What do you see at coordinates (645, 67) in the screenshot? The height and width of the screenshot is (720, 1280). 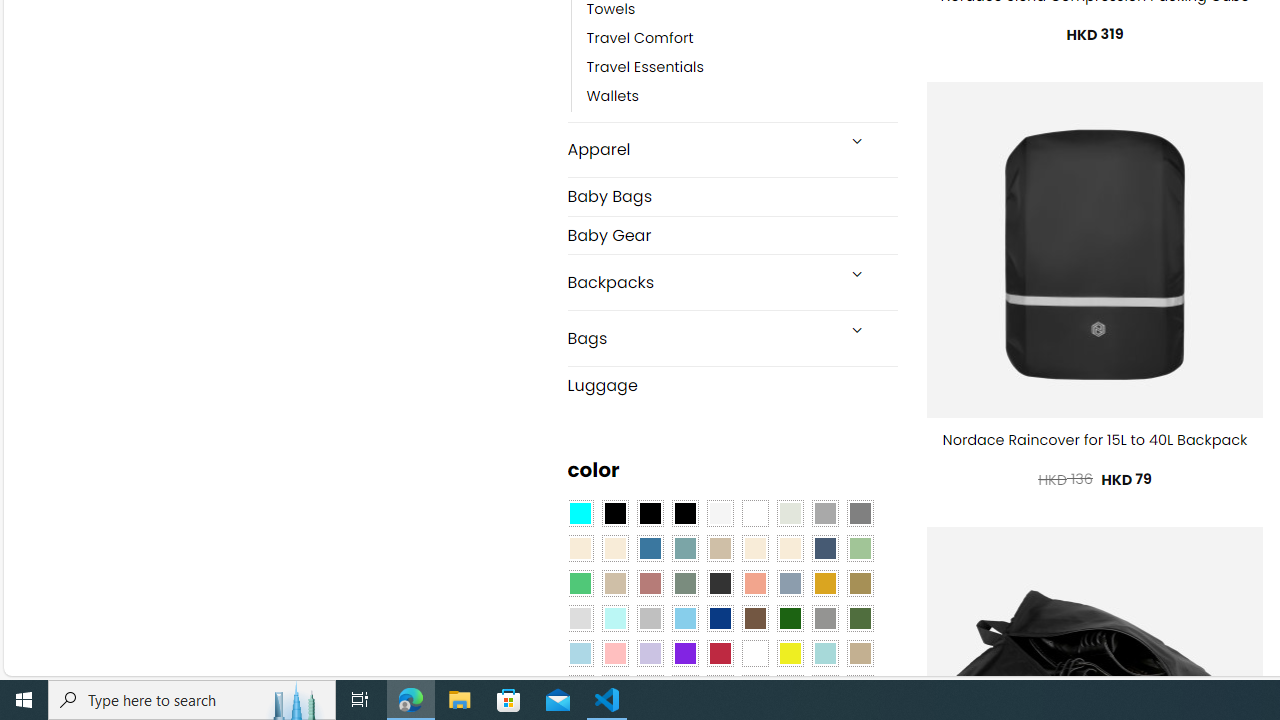 I see `'Travel Essentials'` at bounding box center [645, 67].